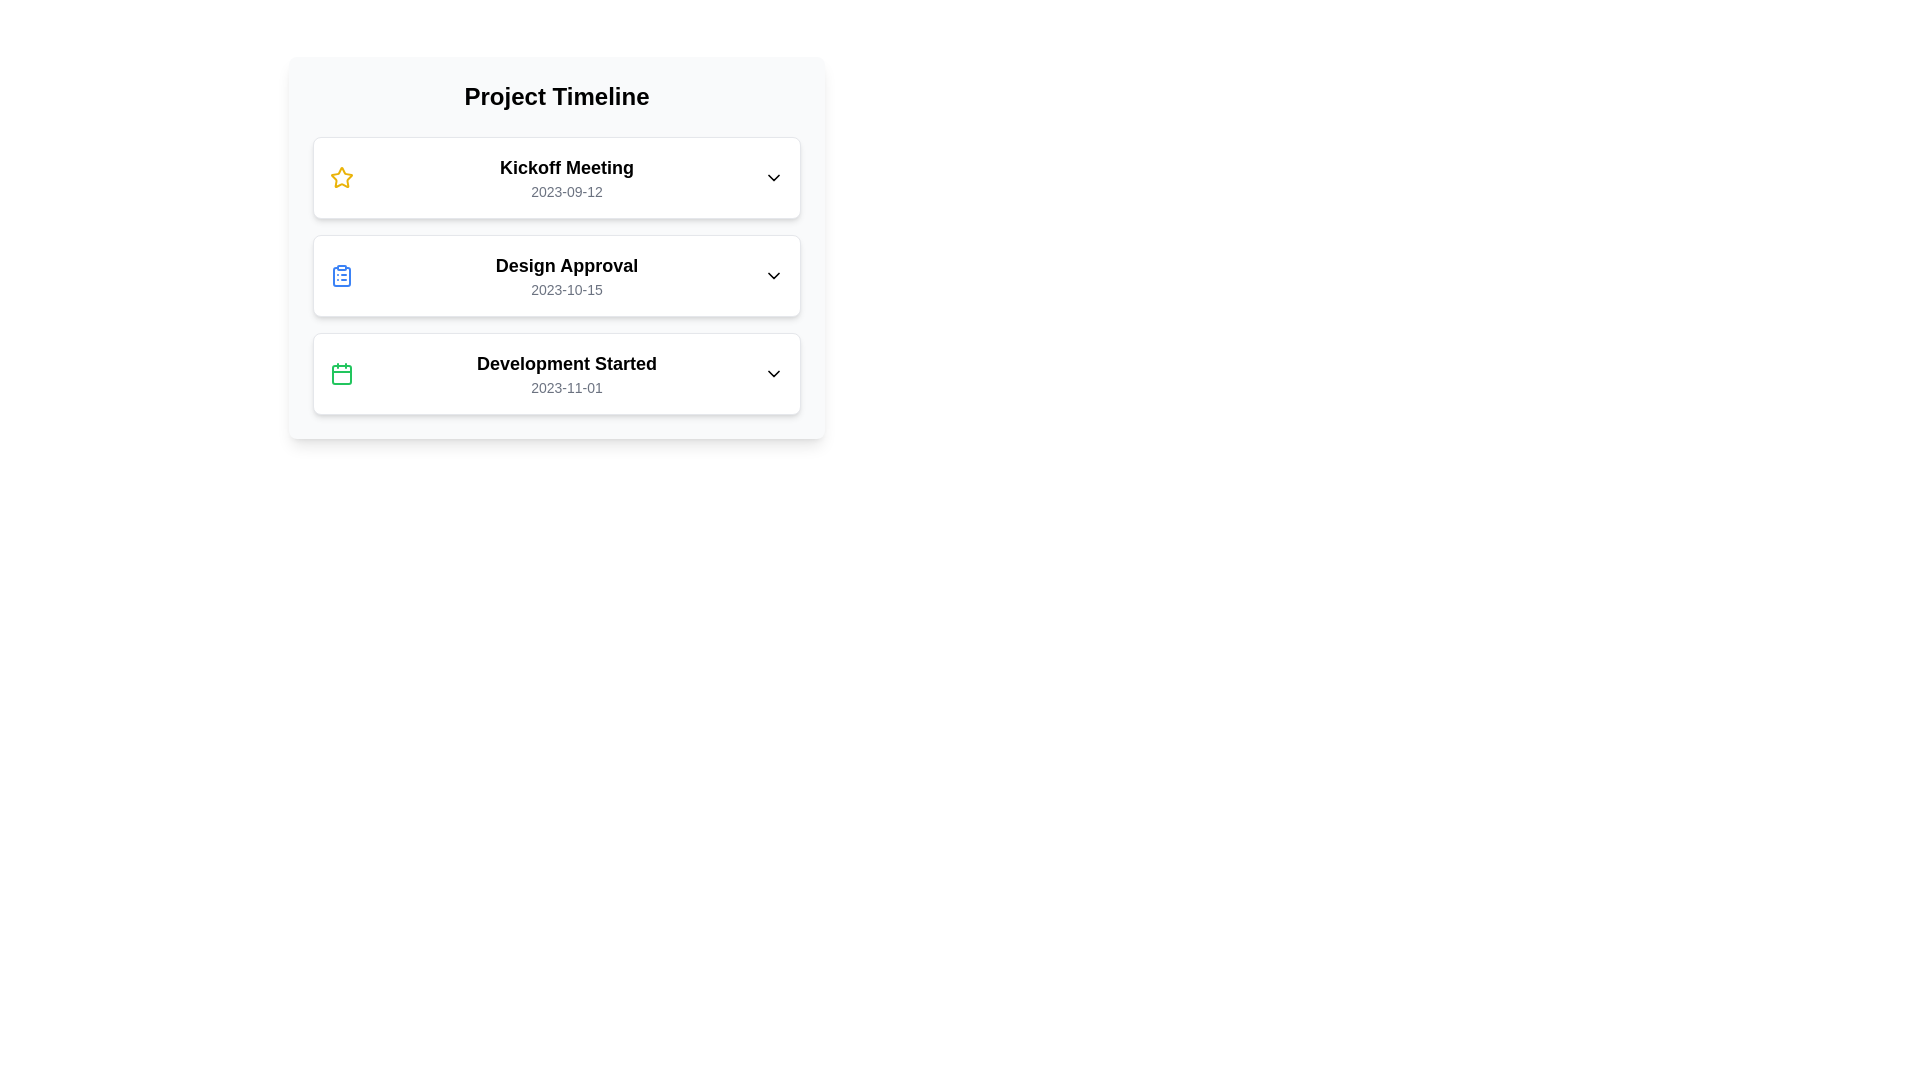 The width and height of the screenshot is (1920, 1080). I want to click on the static text element that indicates the date for the 'Kickoff Meeting' entry, located under the 'Project Timeline' header, so click(565, 192).